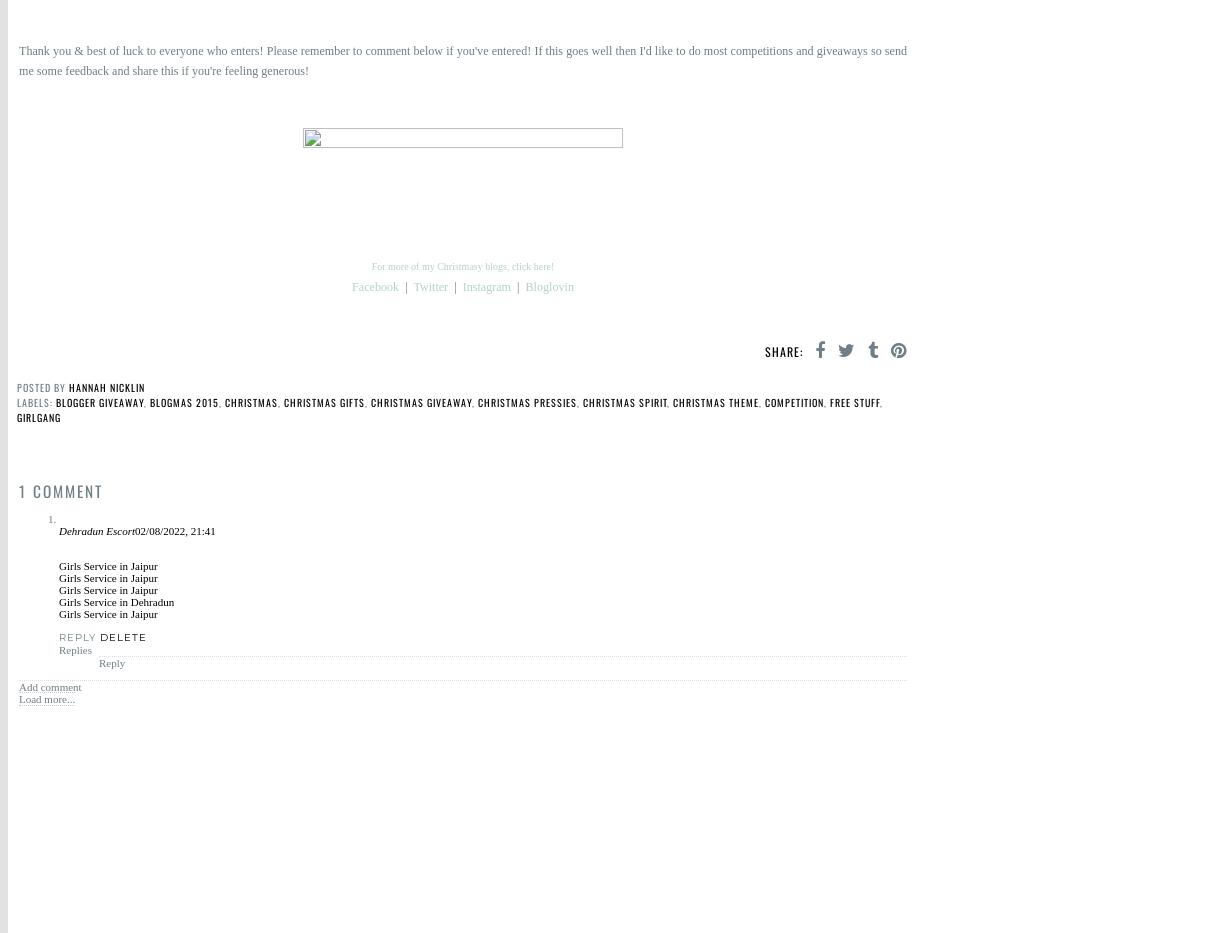  What do you see at coordinates (251, 402) in the screenshot?
I see `'Christmas'` at bounding box center [251, 402].